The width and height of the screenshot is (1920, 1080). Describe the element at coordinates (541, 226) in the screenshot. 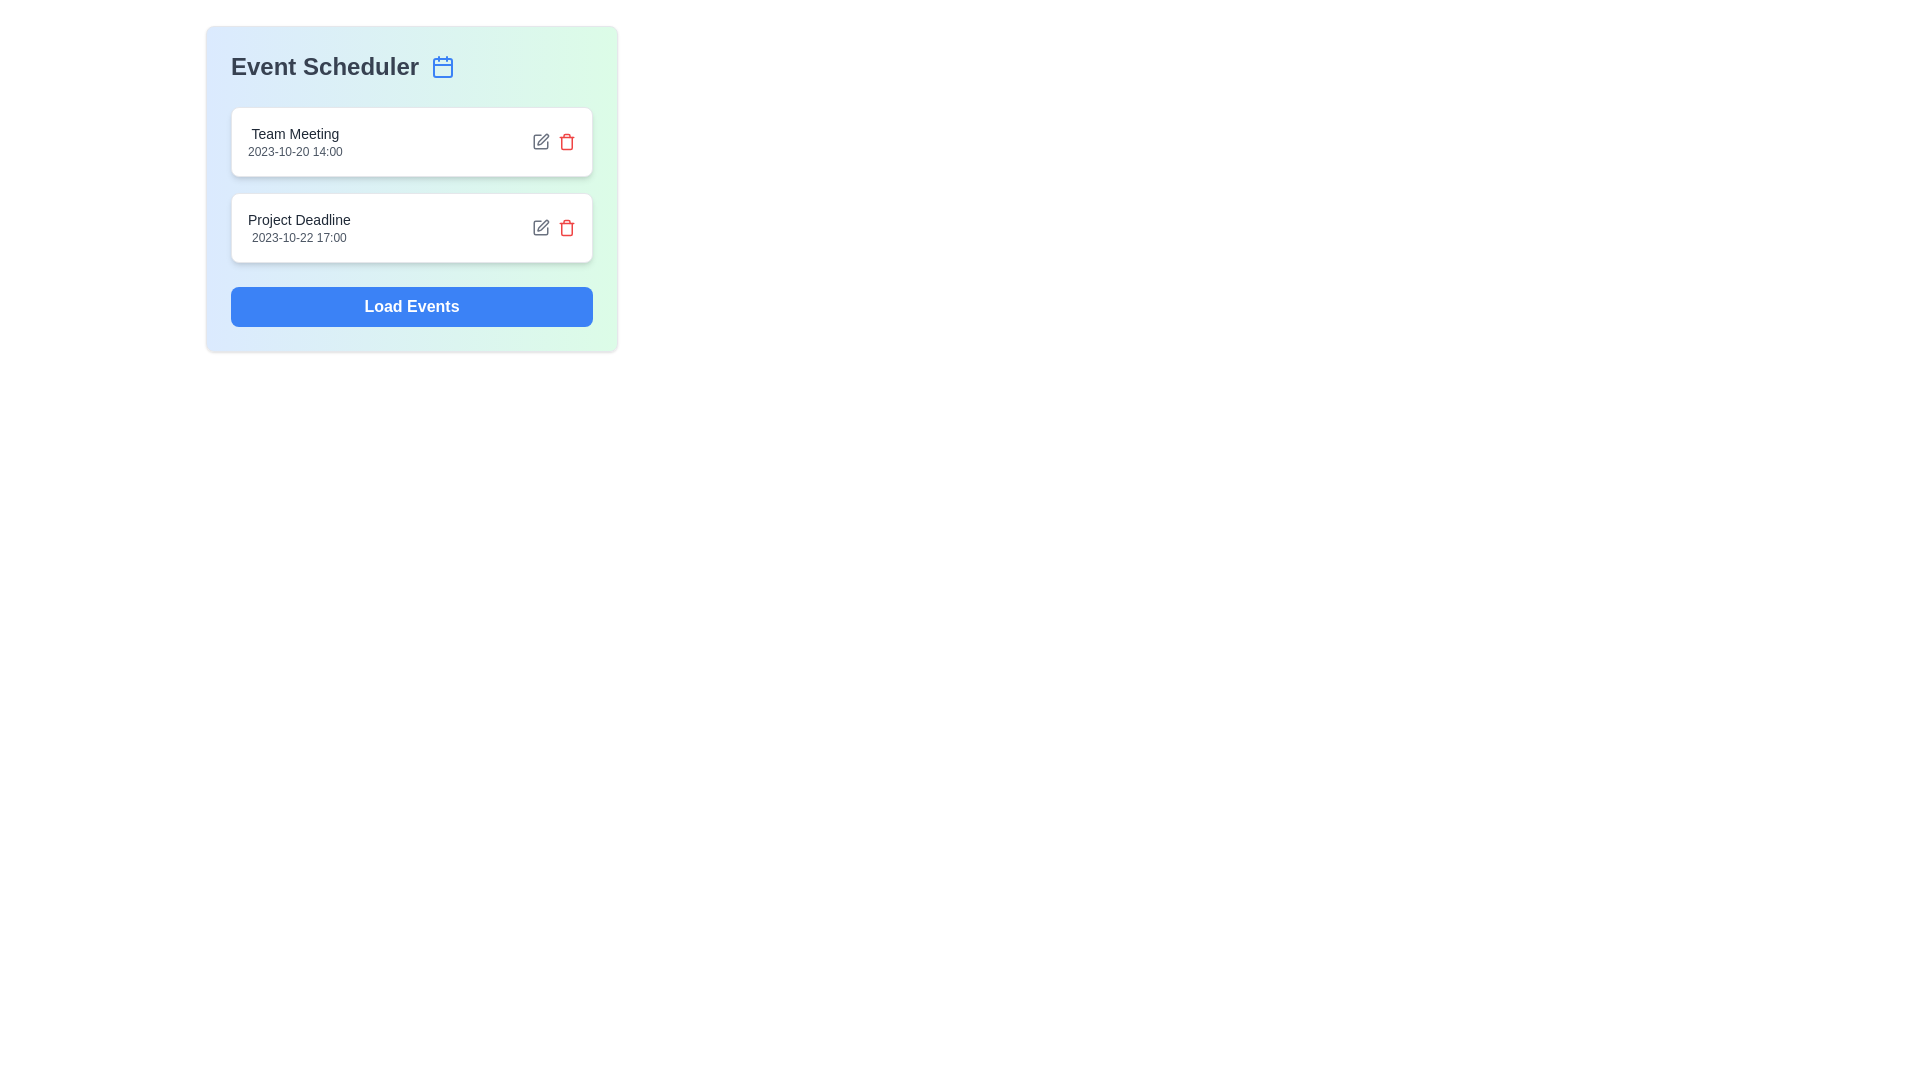

I see `the pencil icon located to the left of the trash bin icon in the 'Project Deadline' section to initiate editing the event` at that location.